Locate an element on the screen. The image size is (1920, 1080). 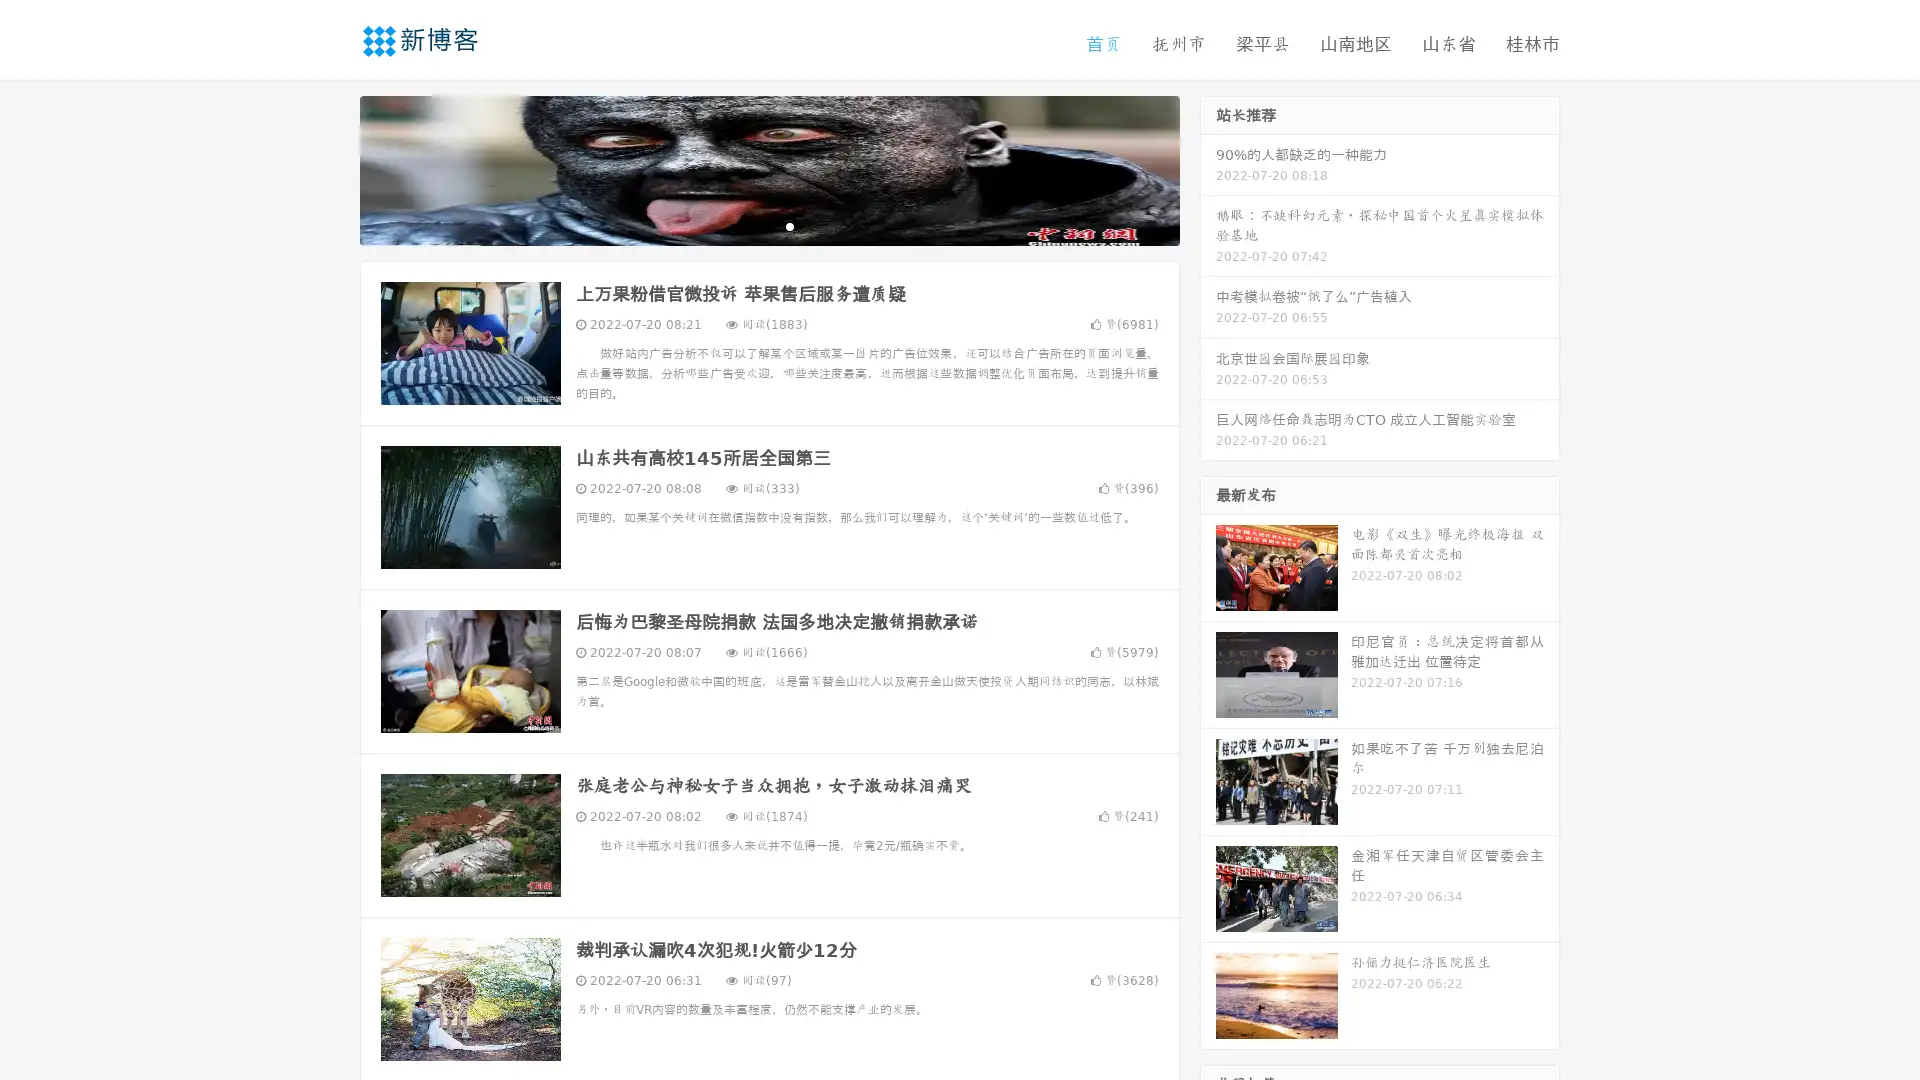
Go to slide 1 is located at coordinates (748, 225).